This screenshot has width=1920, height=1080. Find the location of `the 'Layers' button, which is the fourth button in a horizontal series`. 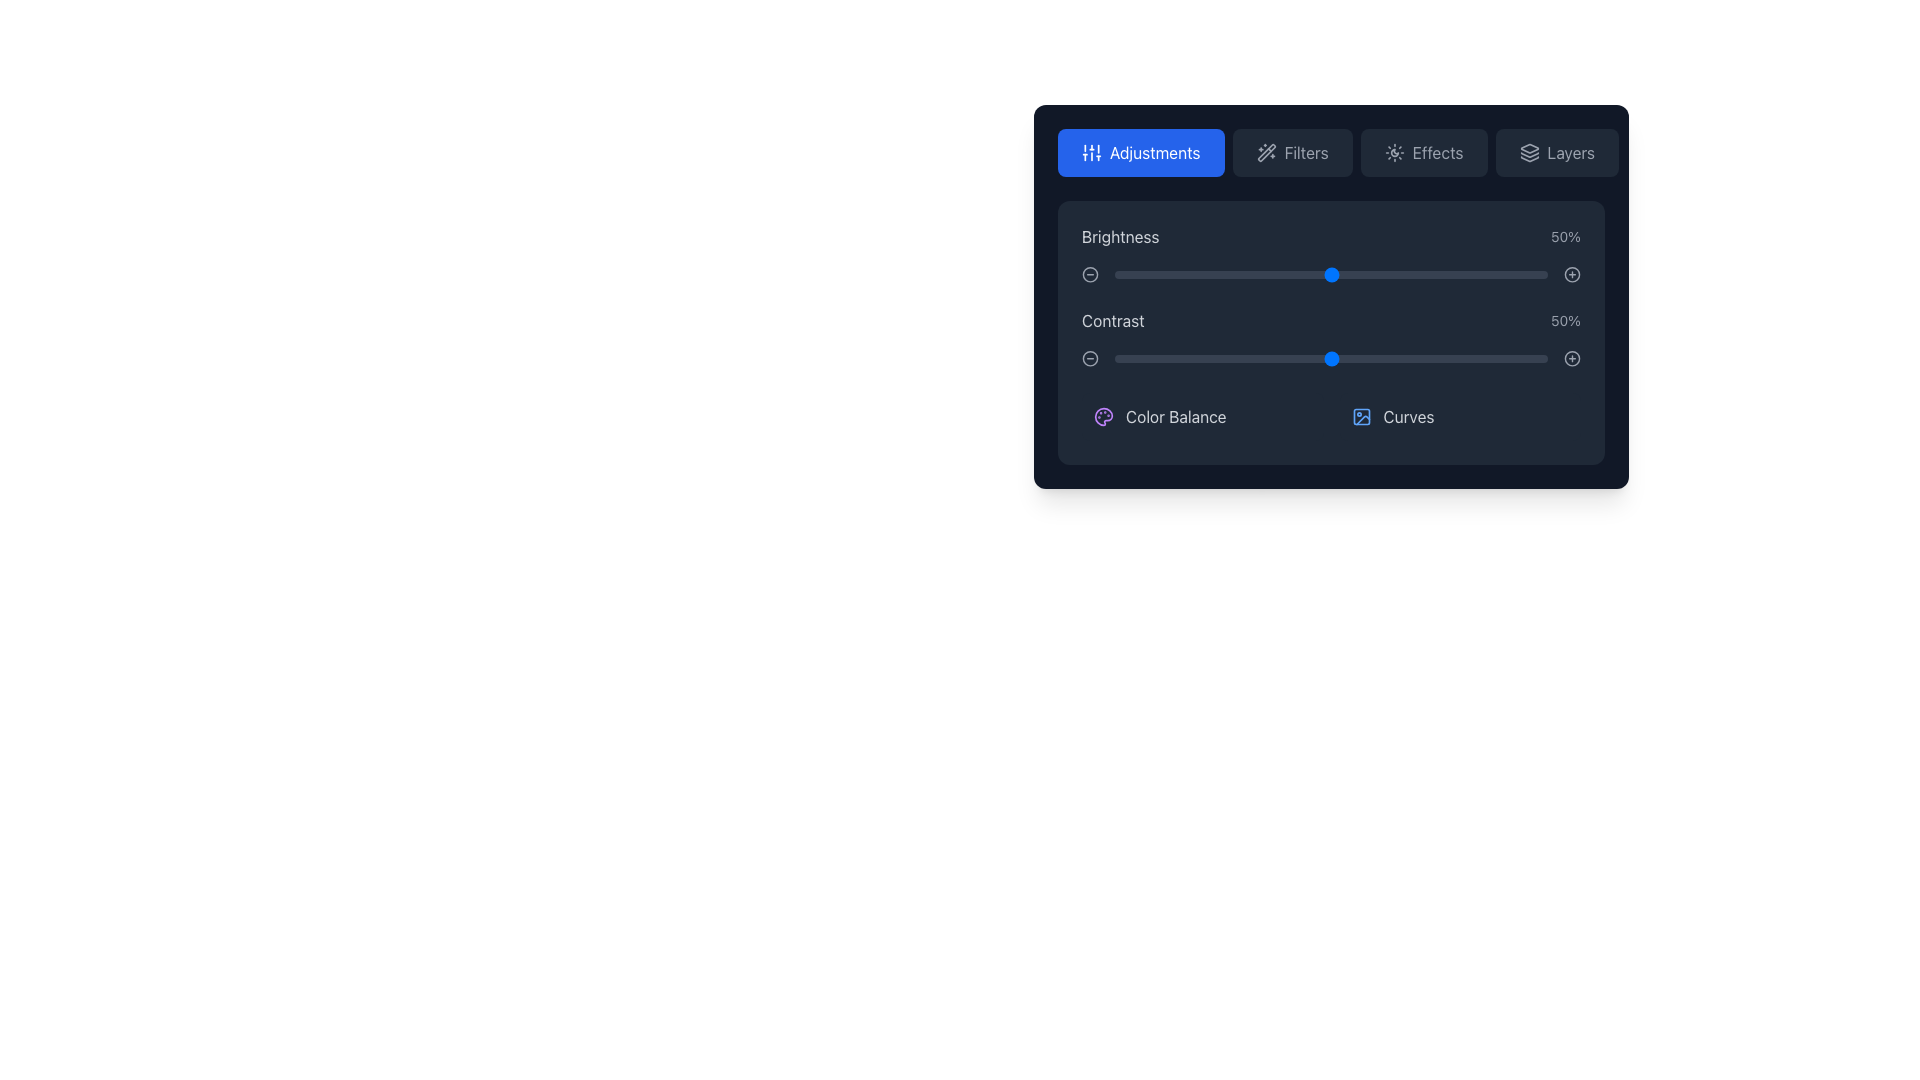

the 'Layers' button, which is the fourth button in a horizontal series is located at coordinates (1556, 152).